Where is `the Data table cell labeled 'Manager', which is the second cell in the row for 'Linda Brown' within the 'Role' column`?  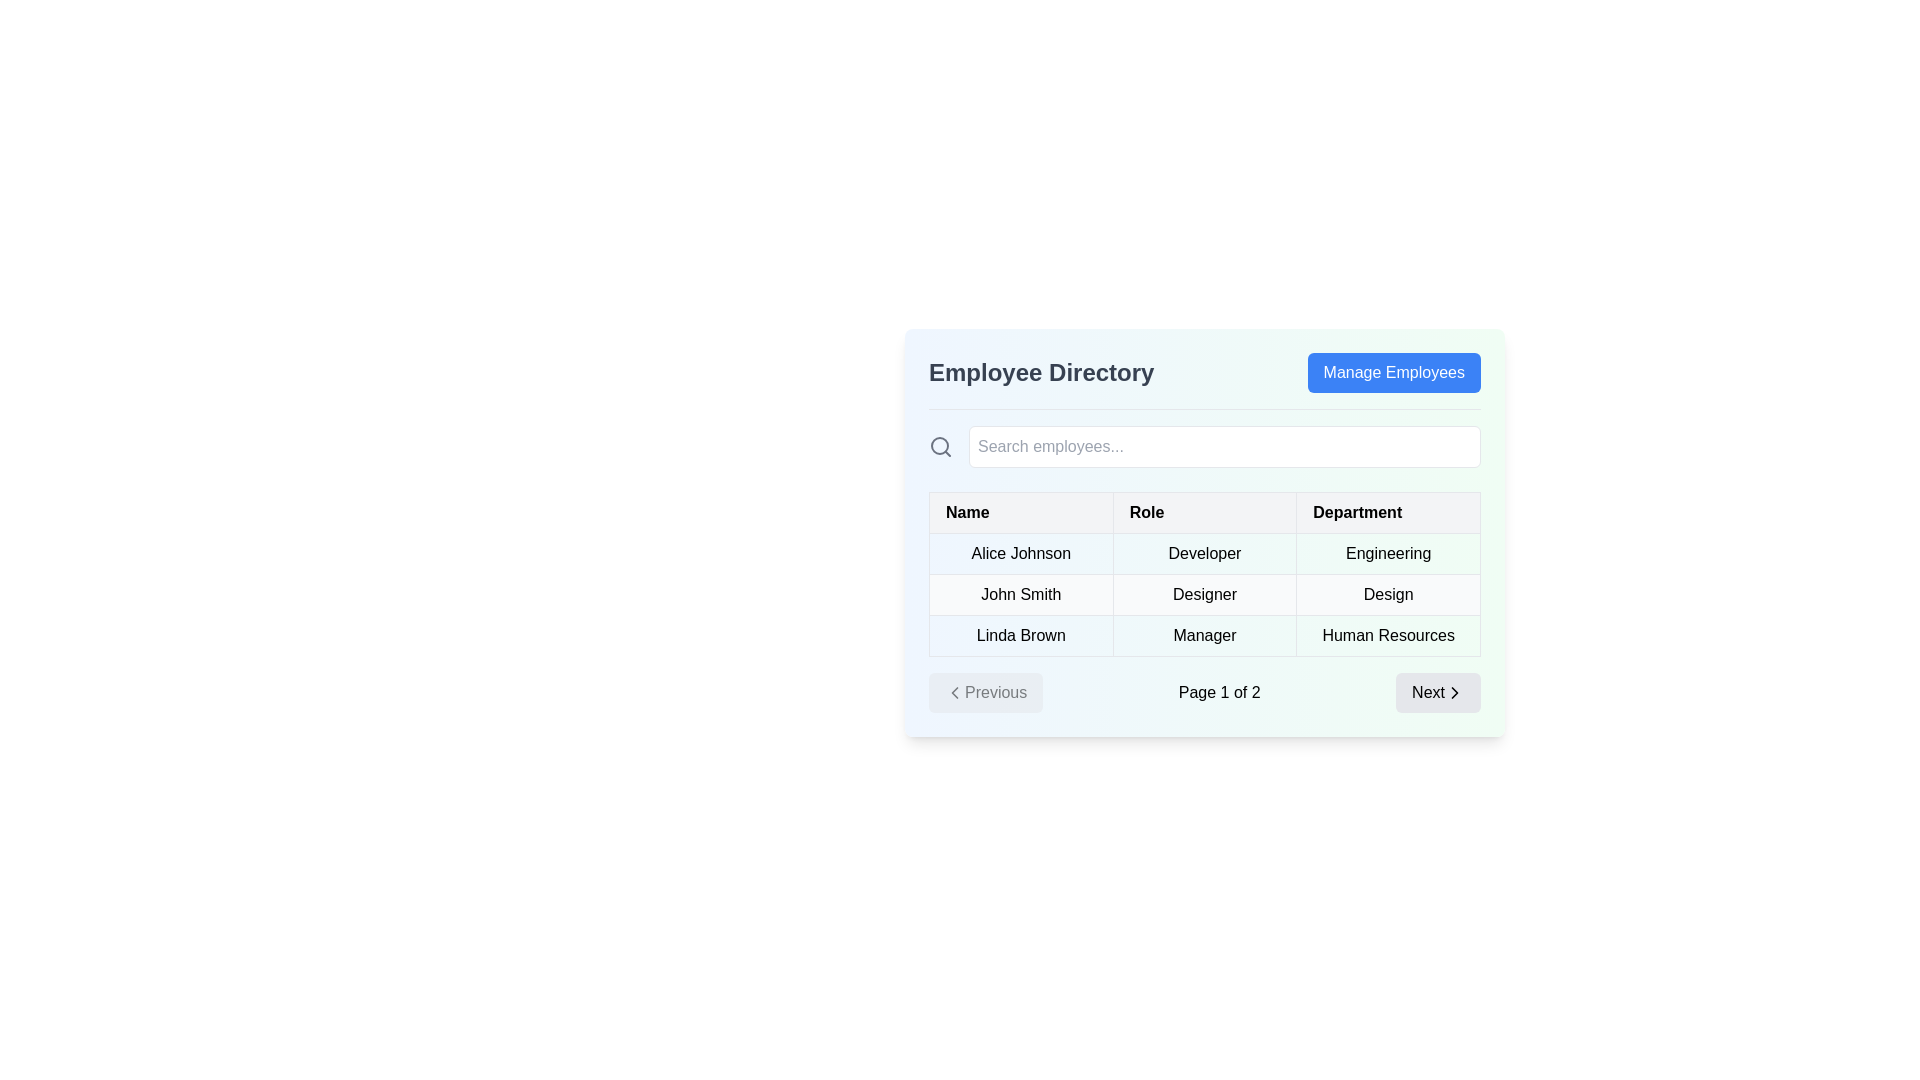
the Data table cell labeled 'Manager', which is the second cell in the row for 'Linda Brown' within the 'Role' column is located at coordinates (1203, 636).